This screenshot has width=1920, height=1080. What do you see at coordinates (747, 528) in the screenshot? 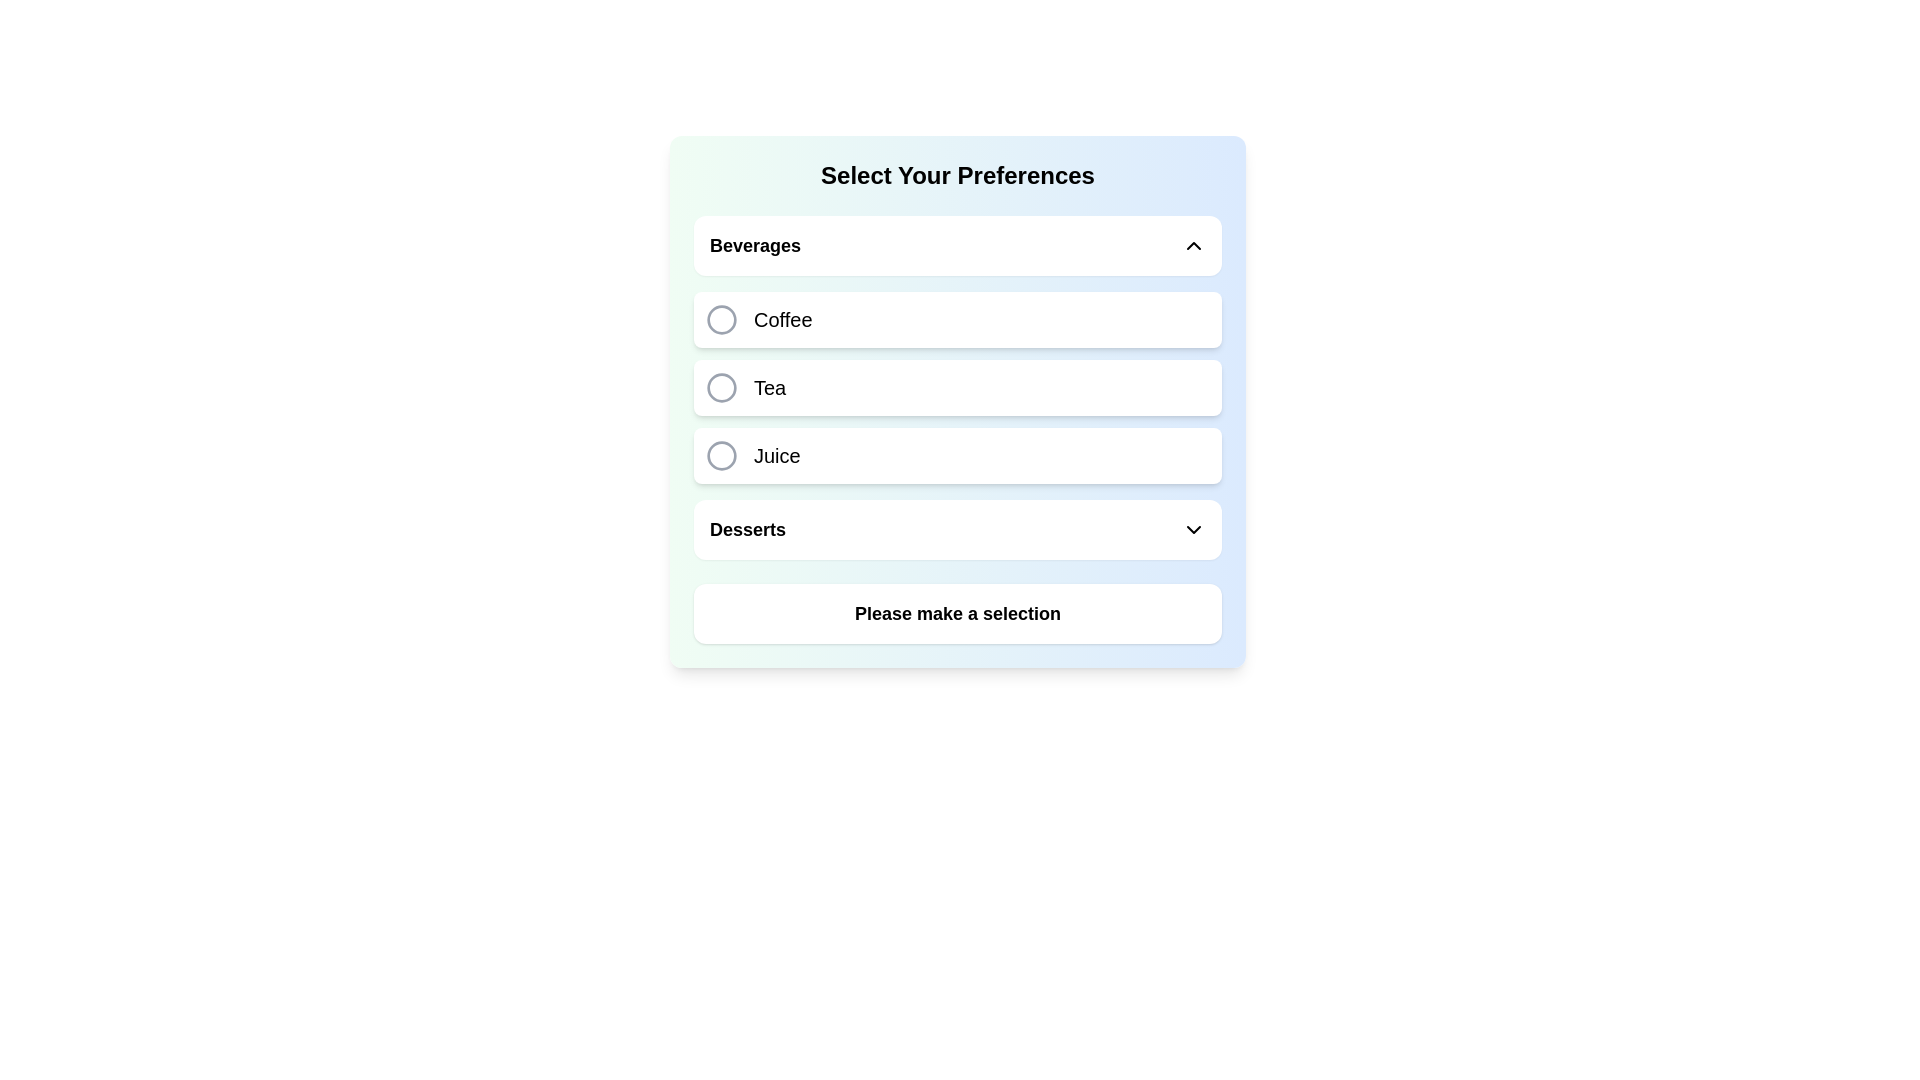
I see `the Text Label indicating the desserts category in the preference form, located in the fourth section of the vertical list of options` at bounding box center [747, 528].